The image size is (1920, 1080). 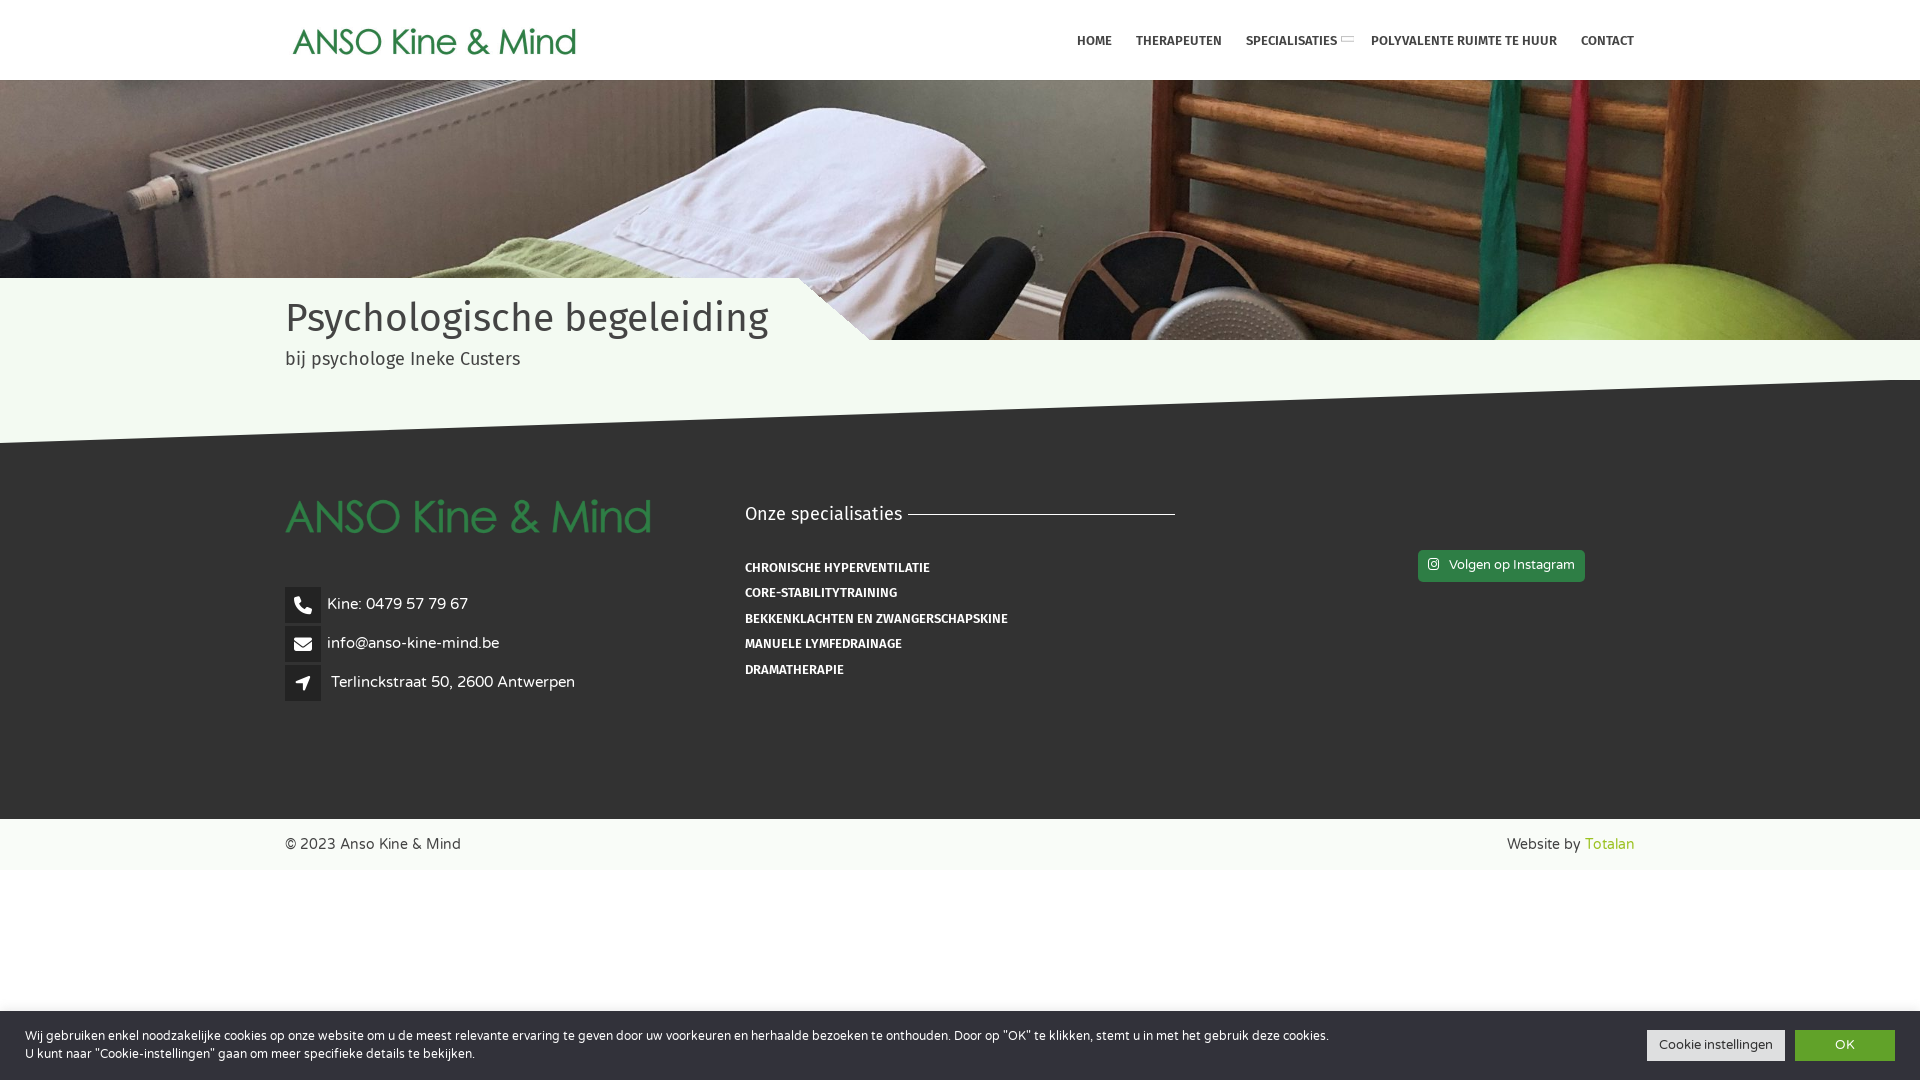 What do you see at coordinates (1232, 40) in the screenshot?
I see `'SPECIALISATIES'` at bounding box center [1232, 40].